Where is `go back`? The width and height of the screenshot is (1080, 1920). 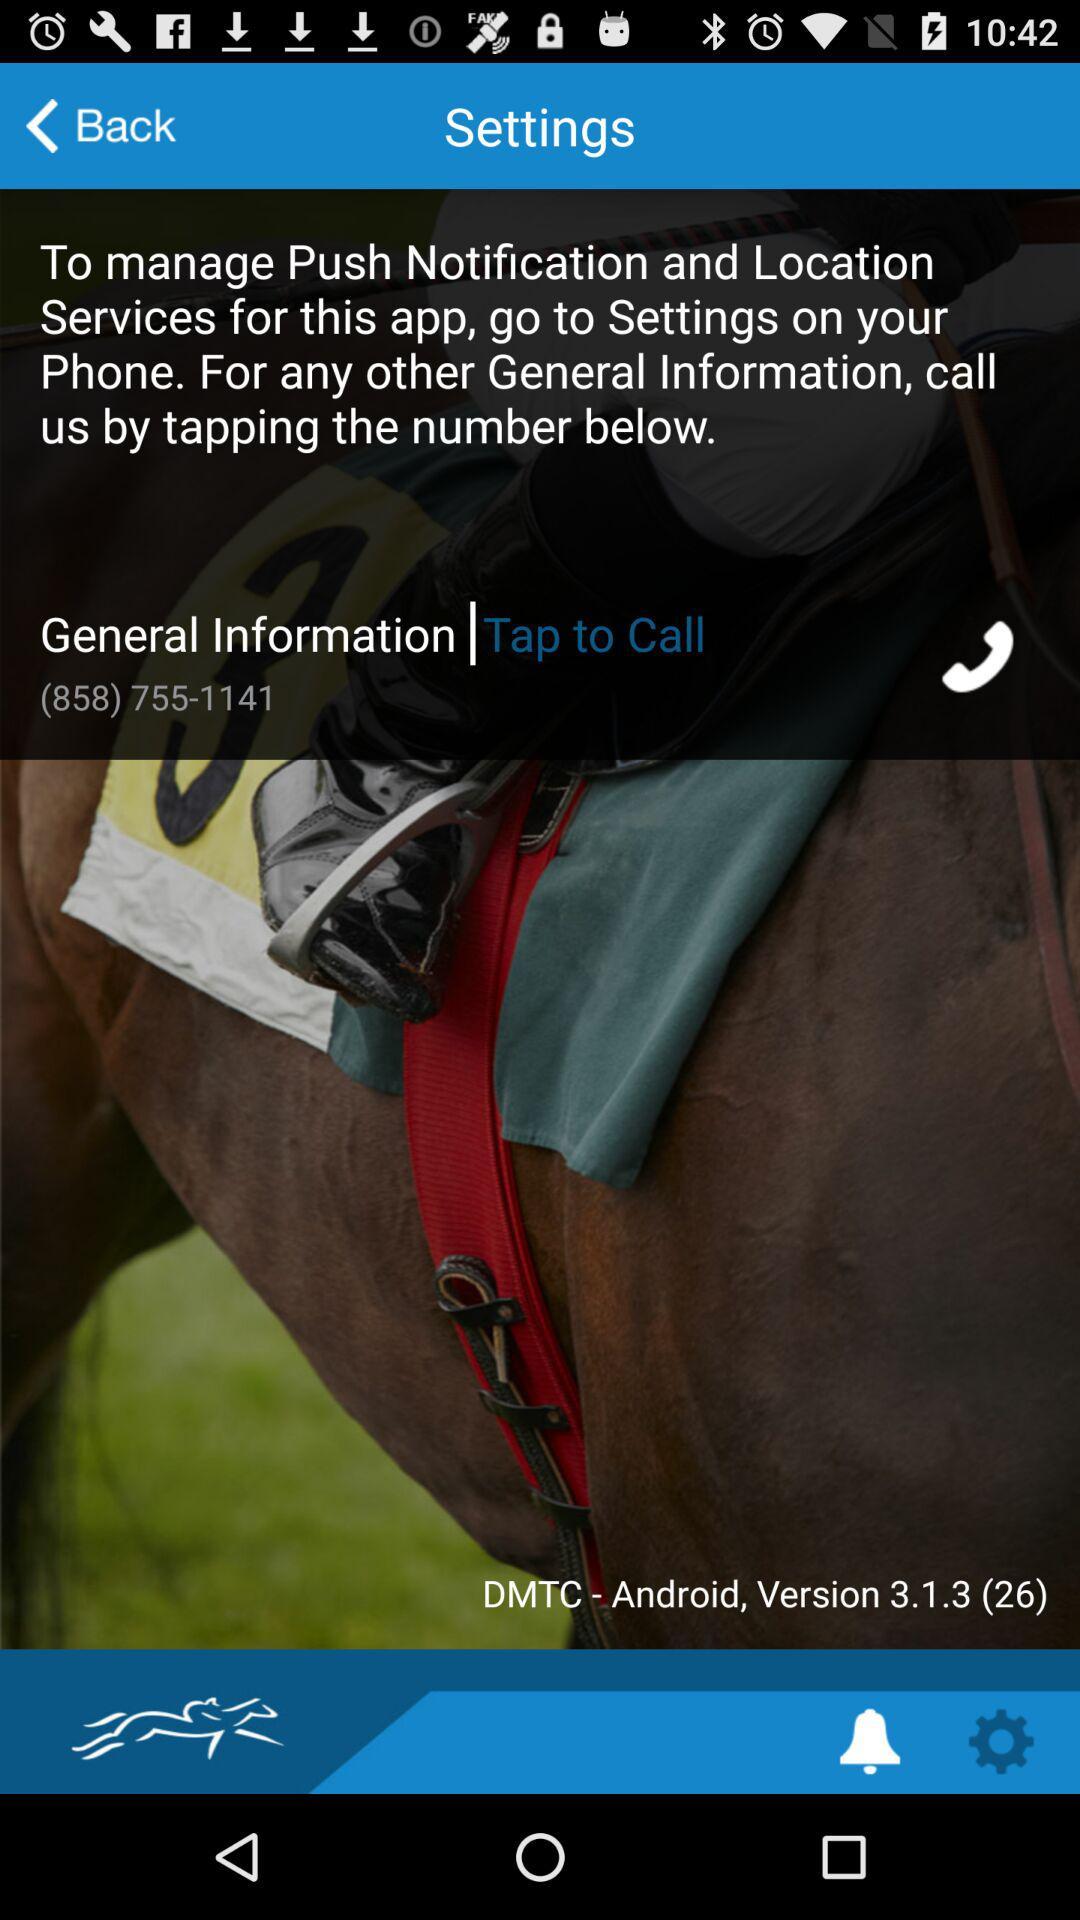
go back is located at coordinates (101, 124).